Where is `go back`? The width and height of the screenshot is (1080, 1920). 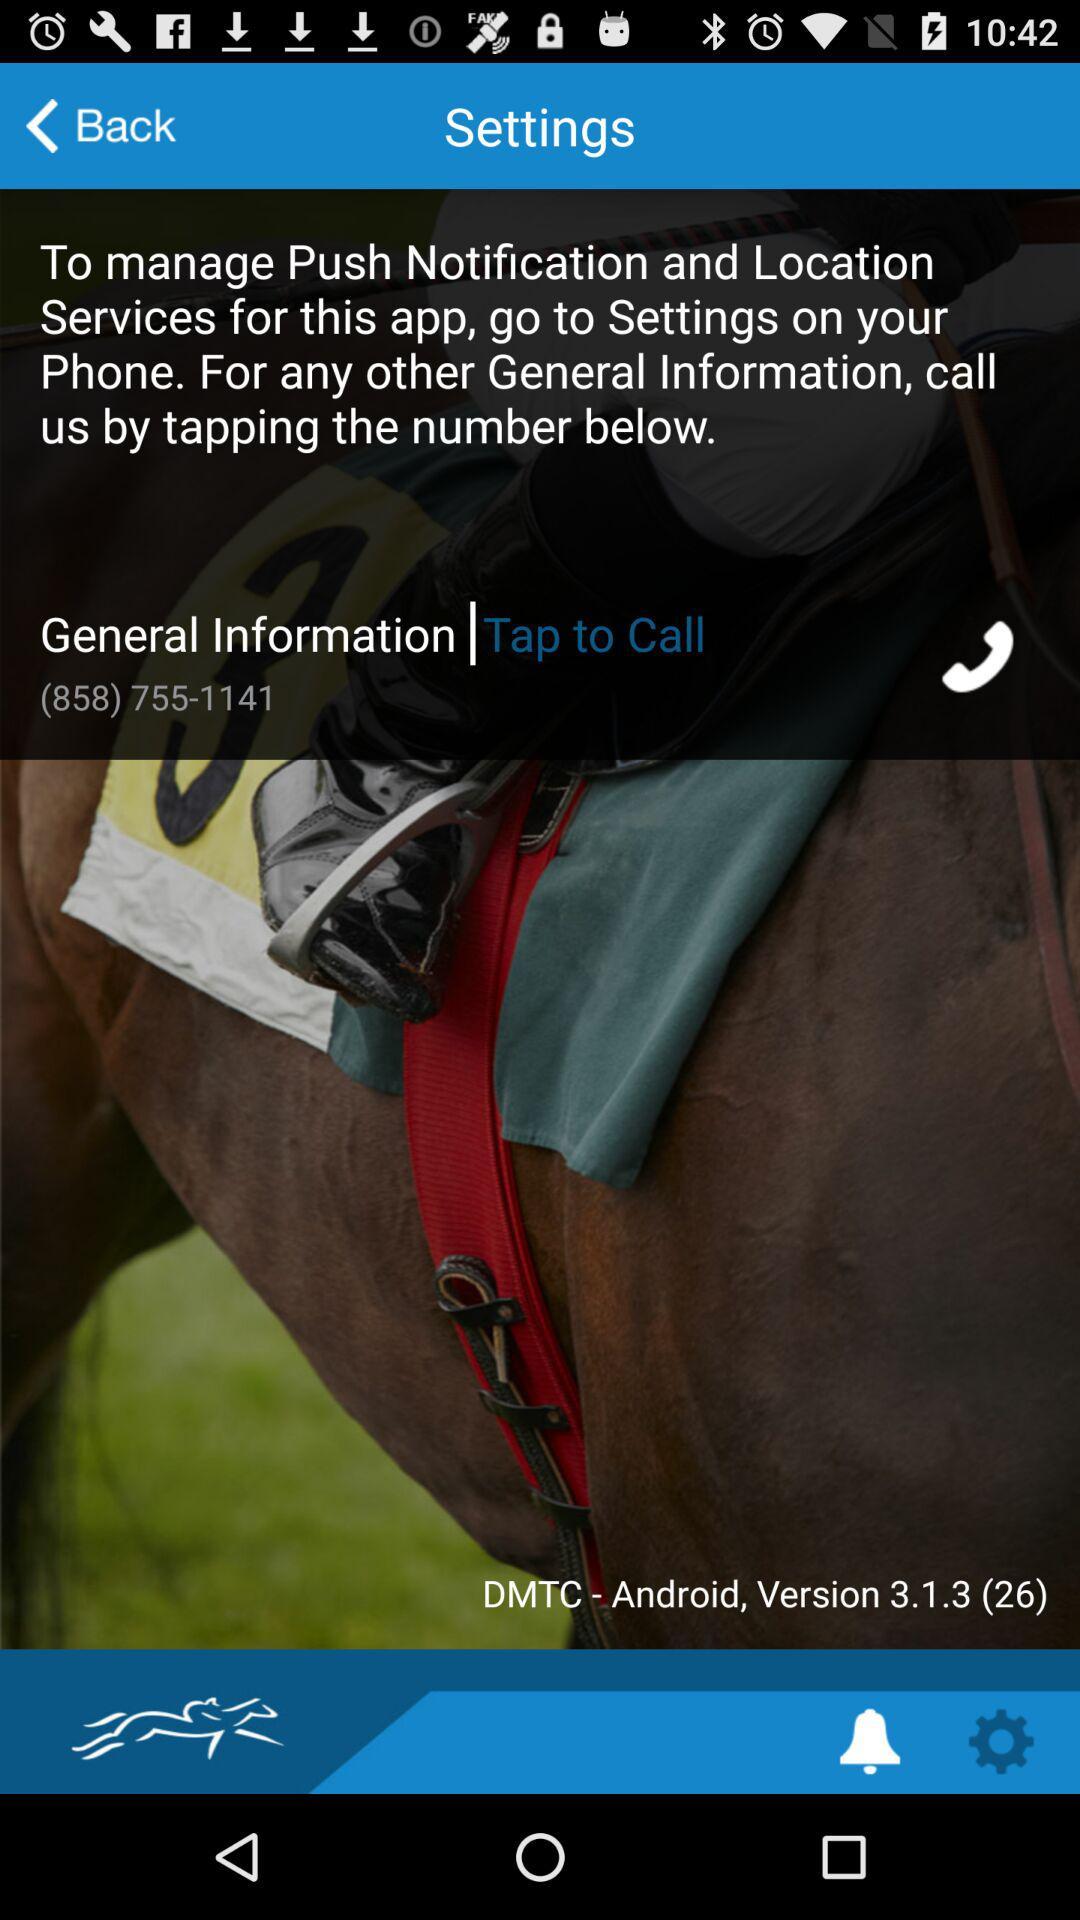
go back is located at coordinates (101, 124).